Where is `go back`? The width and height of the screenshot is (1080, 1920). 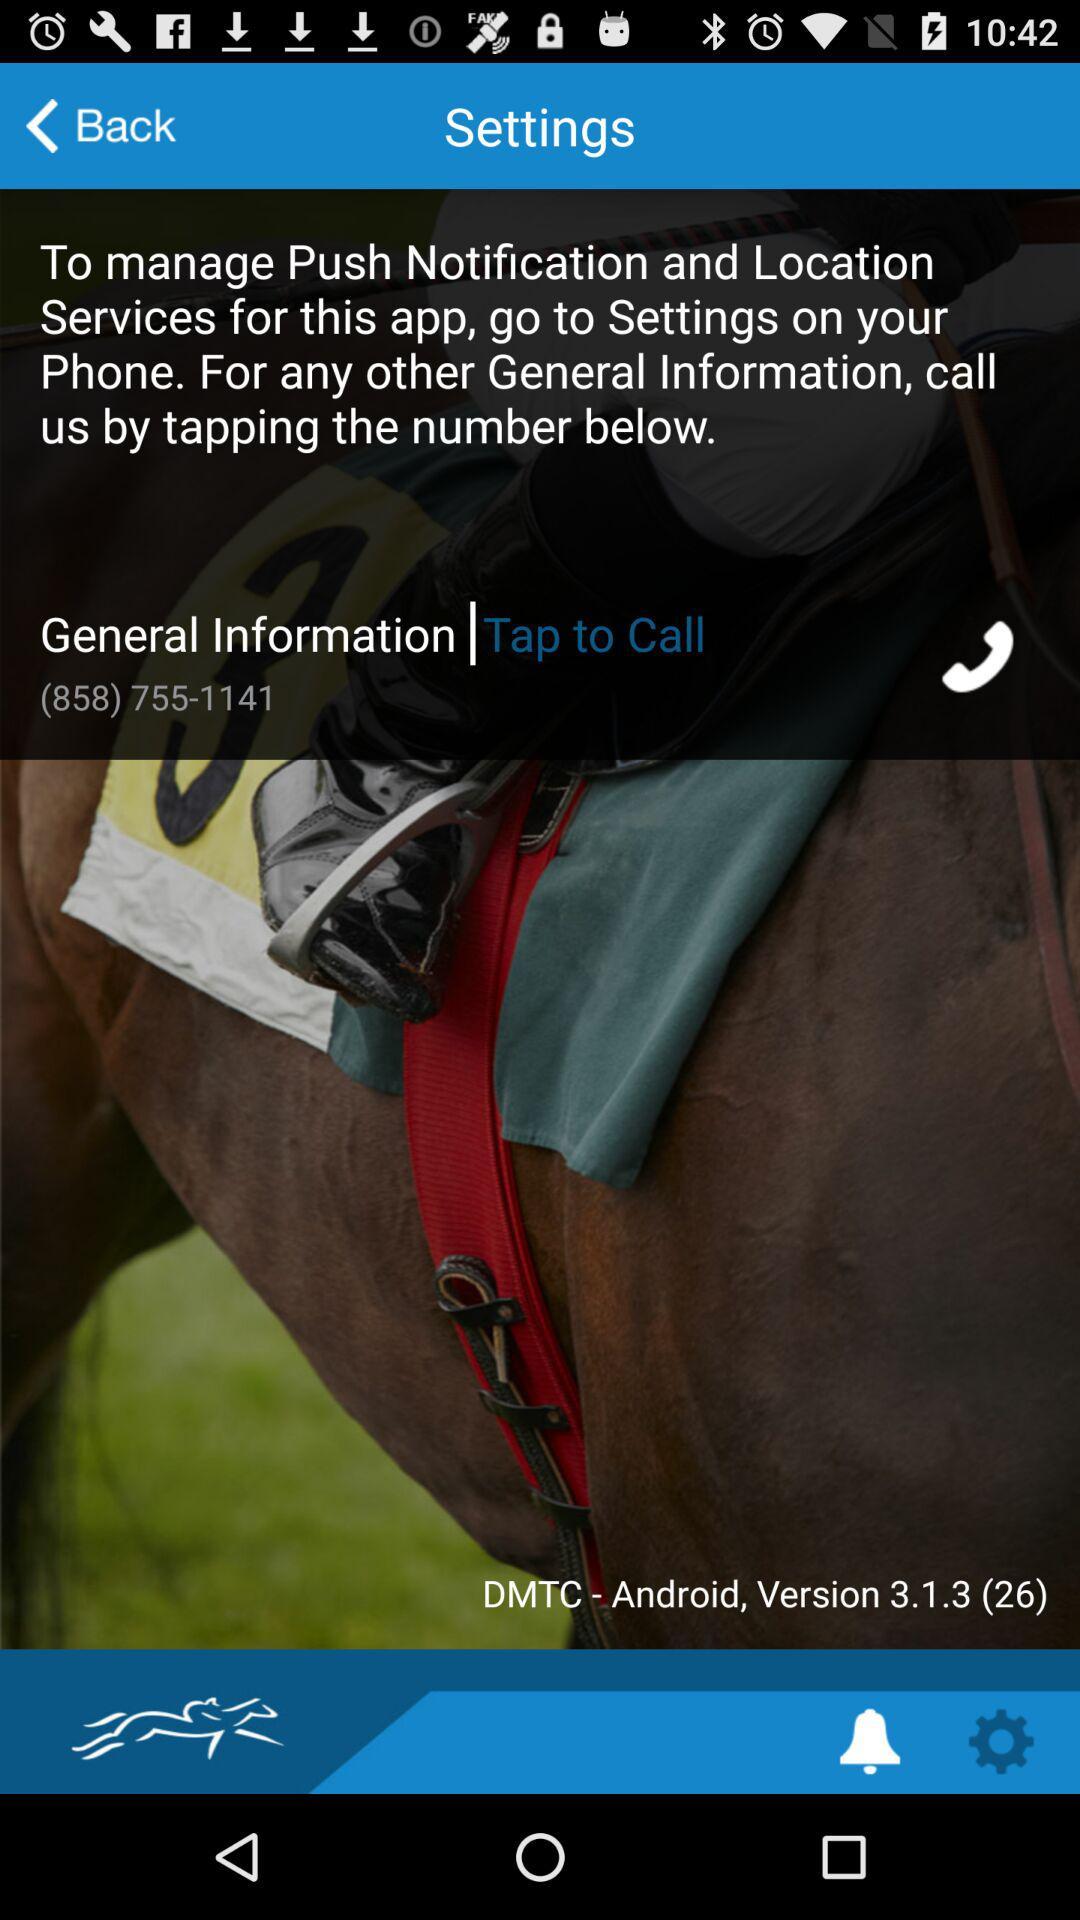
go back is located at coordinates (101, 124).